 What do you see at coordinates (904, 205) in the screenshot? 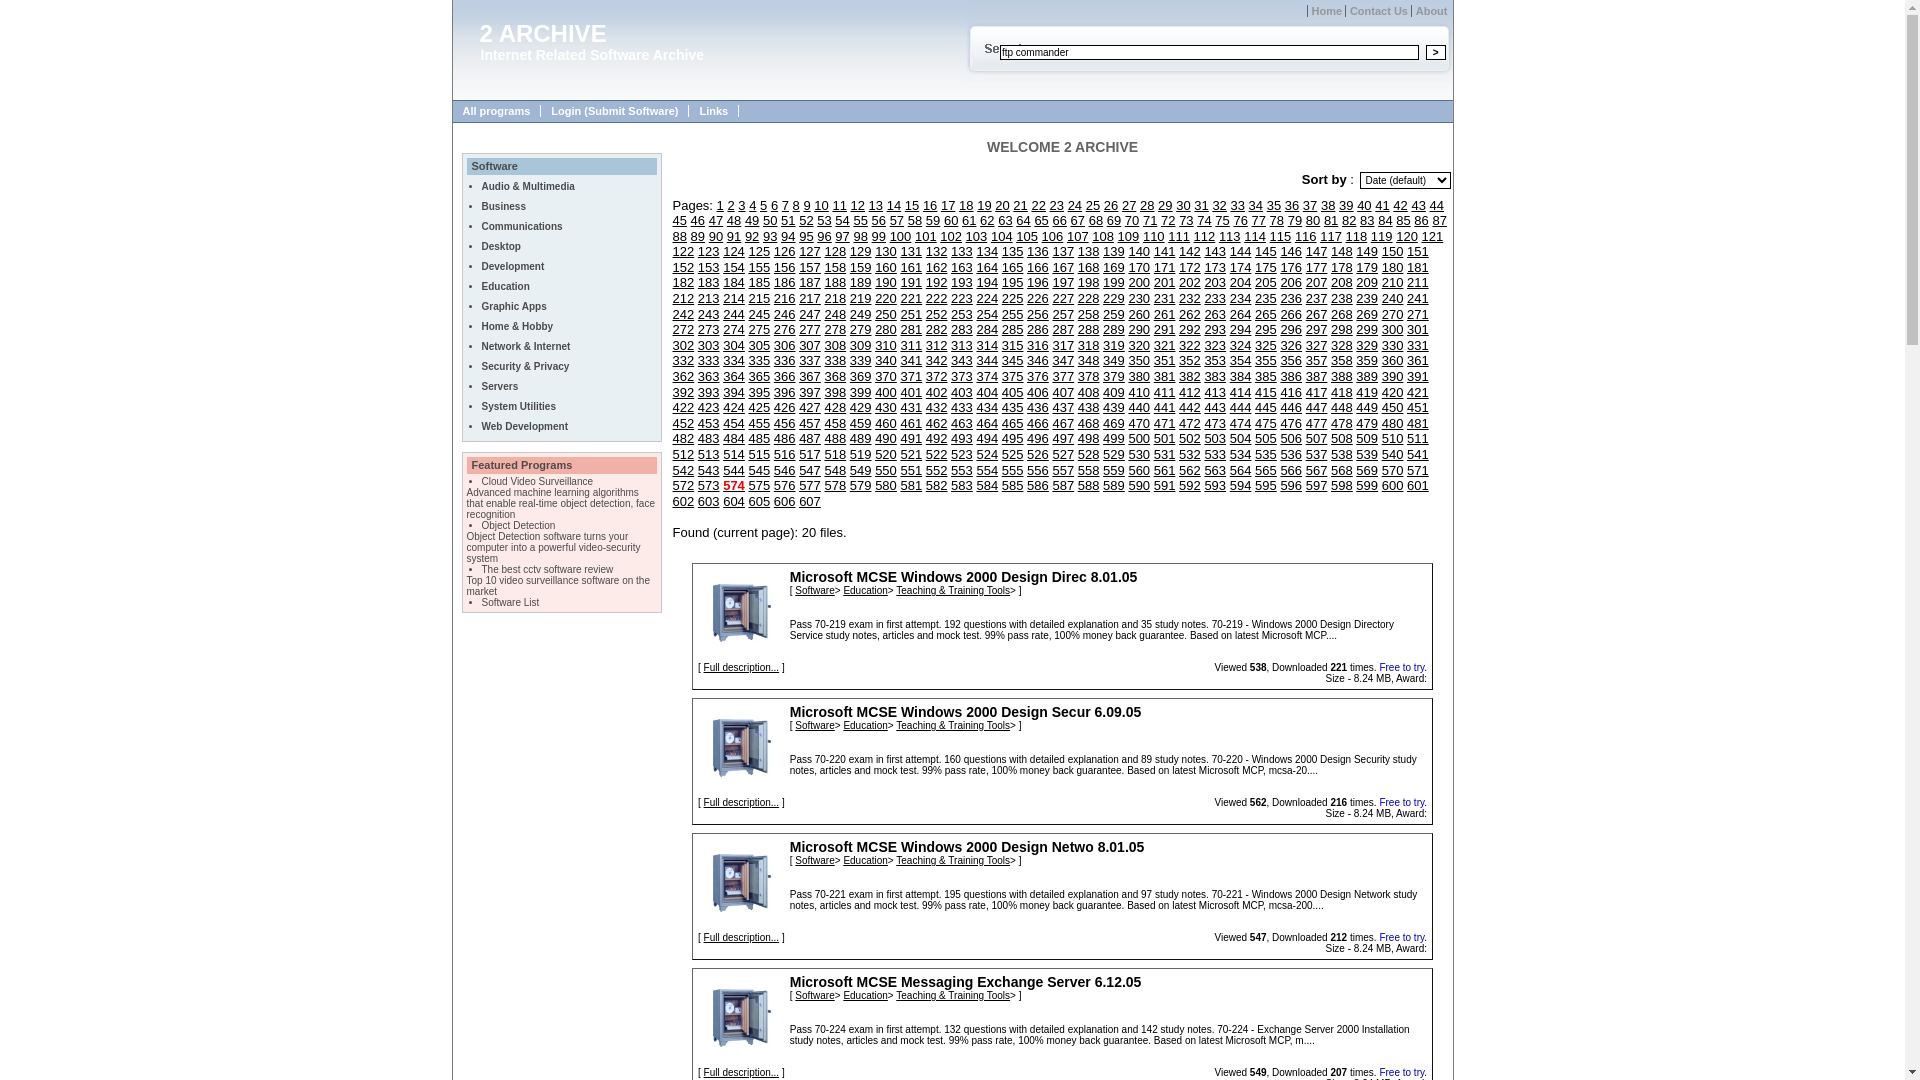
I see `'15'` at bounding box center [904, 205].